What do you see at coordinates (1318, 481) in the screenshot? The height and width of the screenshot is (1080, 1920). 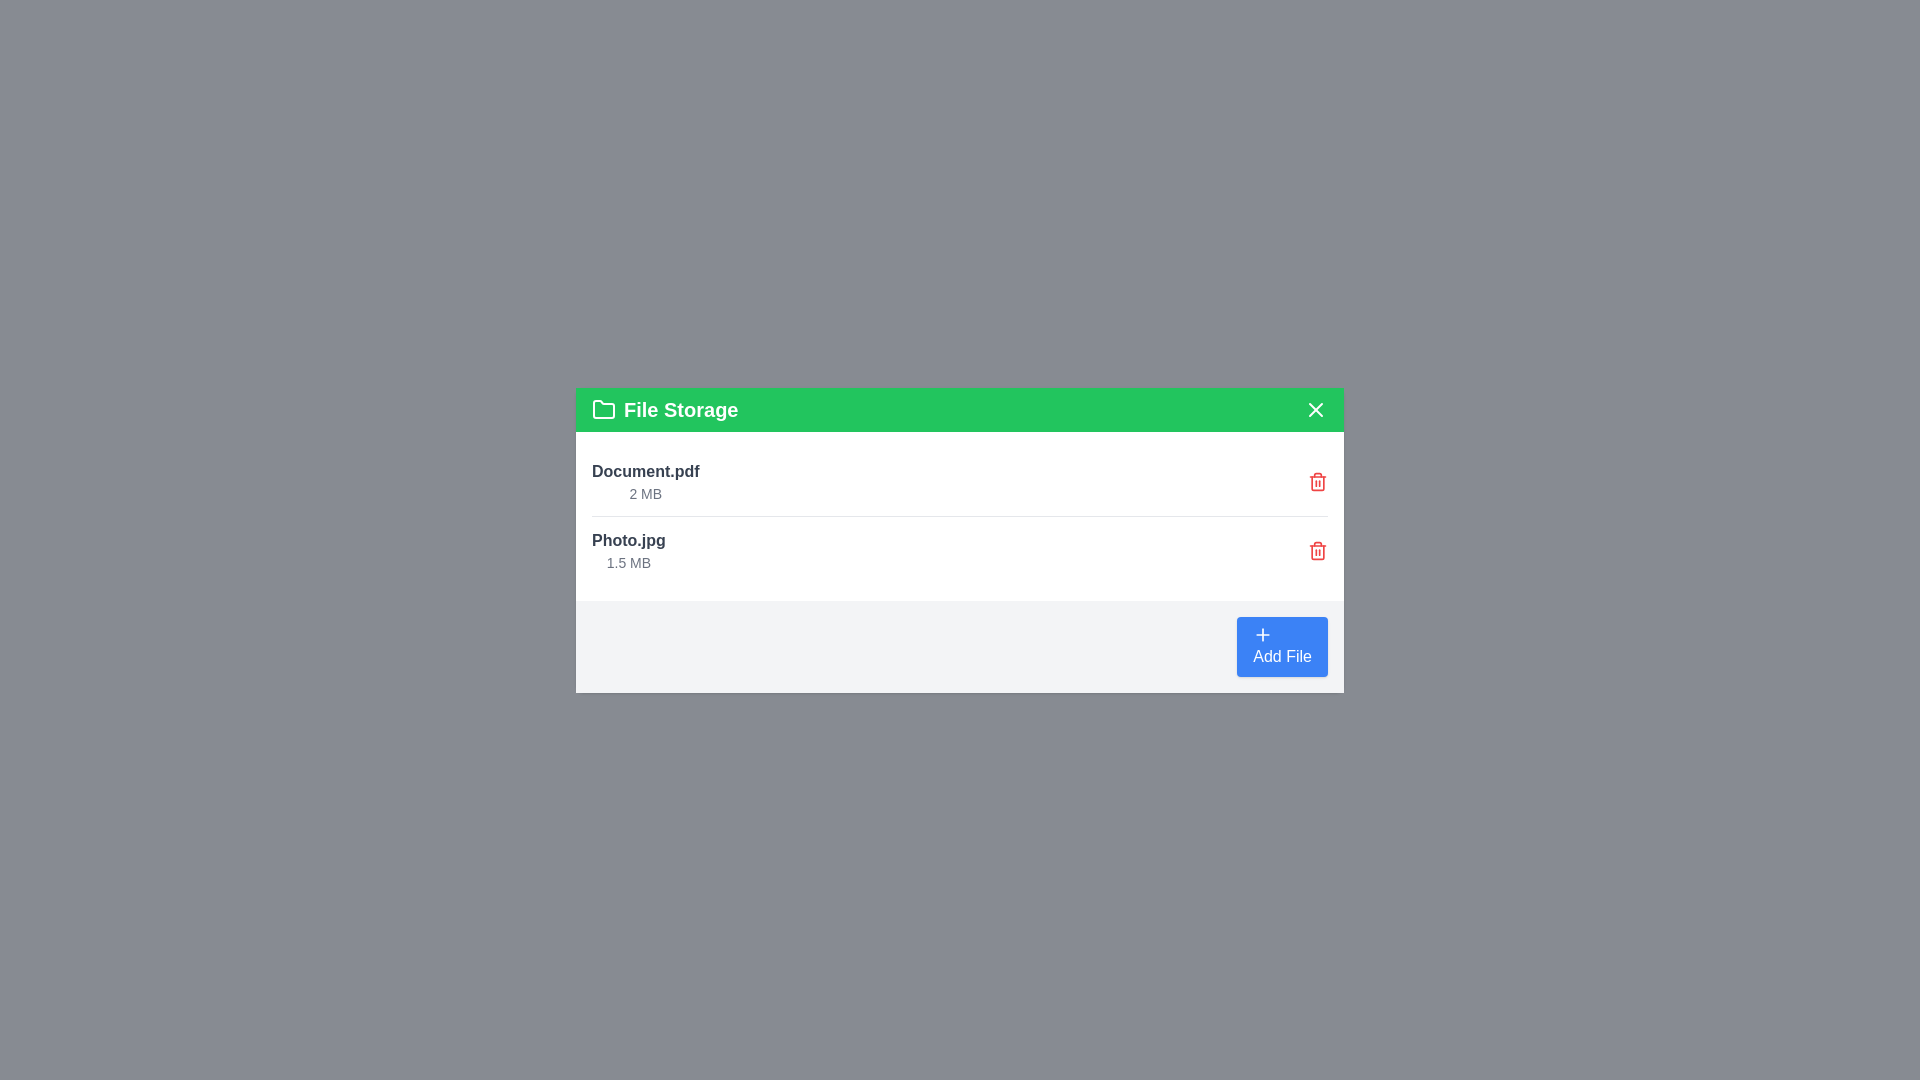 I see `the delete button for the file named Document.pdf` at bounding box center [1318, 481].